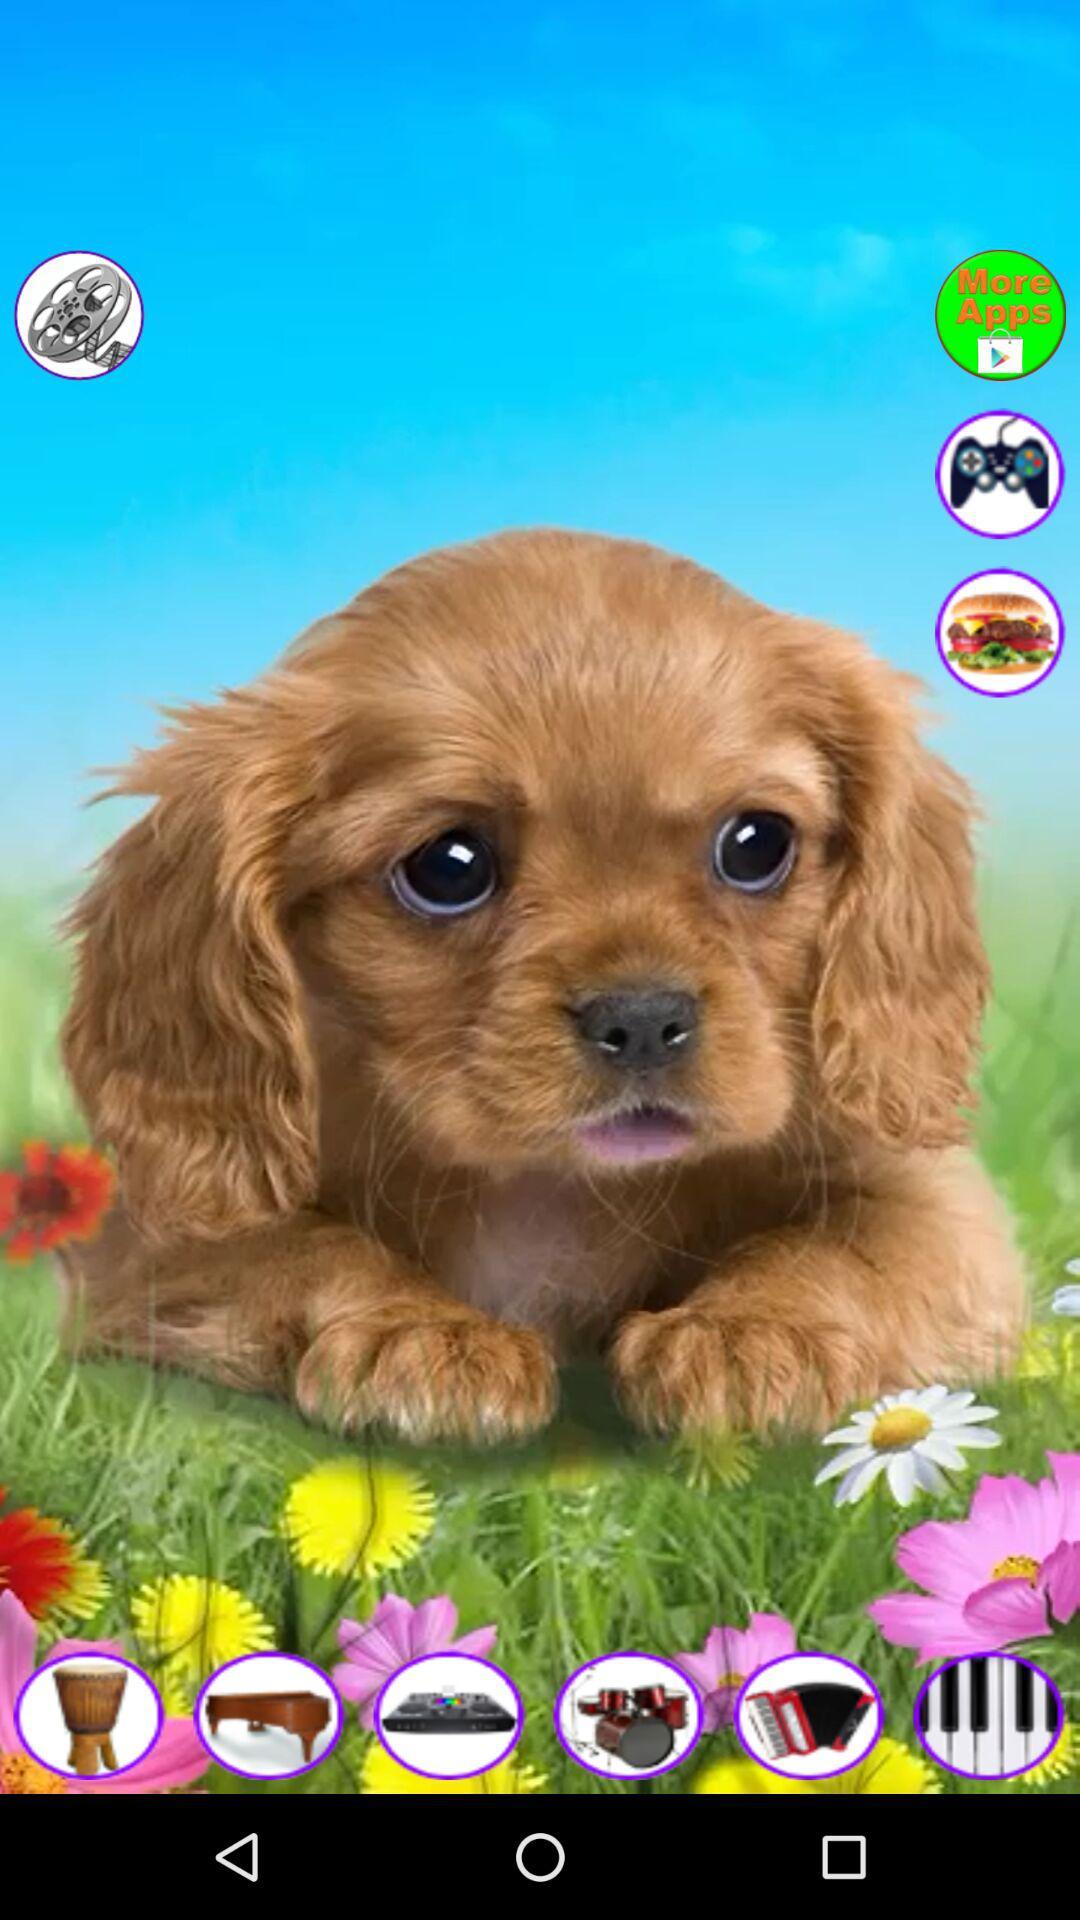  I want to click on video player, so click(78, 314).